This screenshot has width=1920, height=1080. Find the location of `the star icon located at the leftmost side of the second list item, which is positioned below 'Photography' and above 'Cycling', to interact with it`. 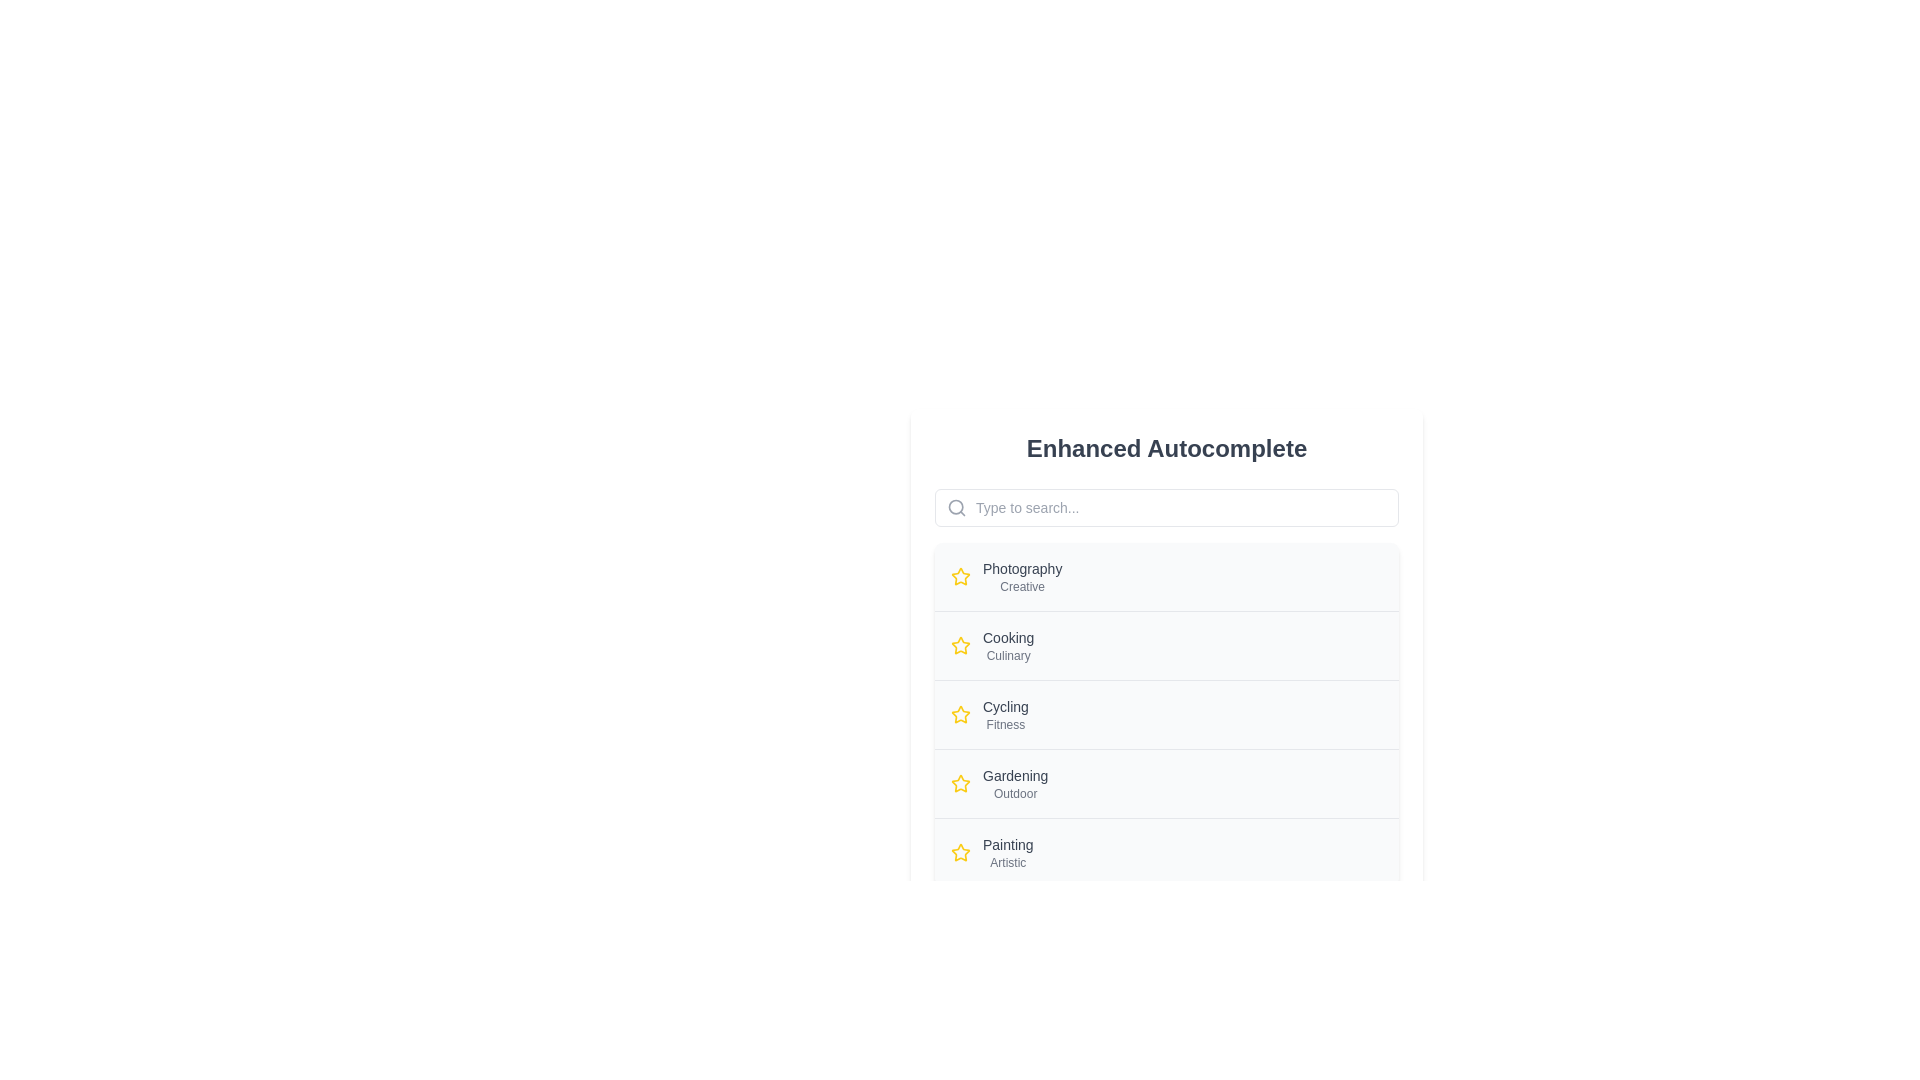

the star icon located at the leftmost side of the second list item, which is positioned below 'Photography' and above 'Cycling', to interact with it is located at coordinates (960, 645).